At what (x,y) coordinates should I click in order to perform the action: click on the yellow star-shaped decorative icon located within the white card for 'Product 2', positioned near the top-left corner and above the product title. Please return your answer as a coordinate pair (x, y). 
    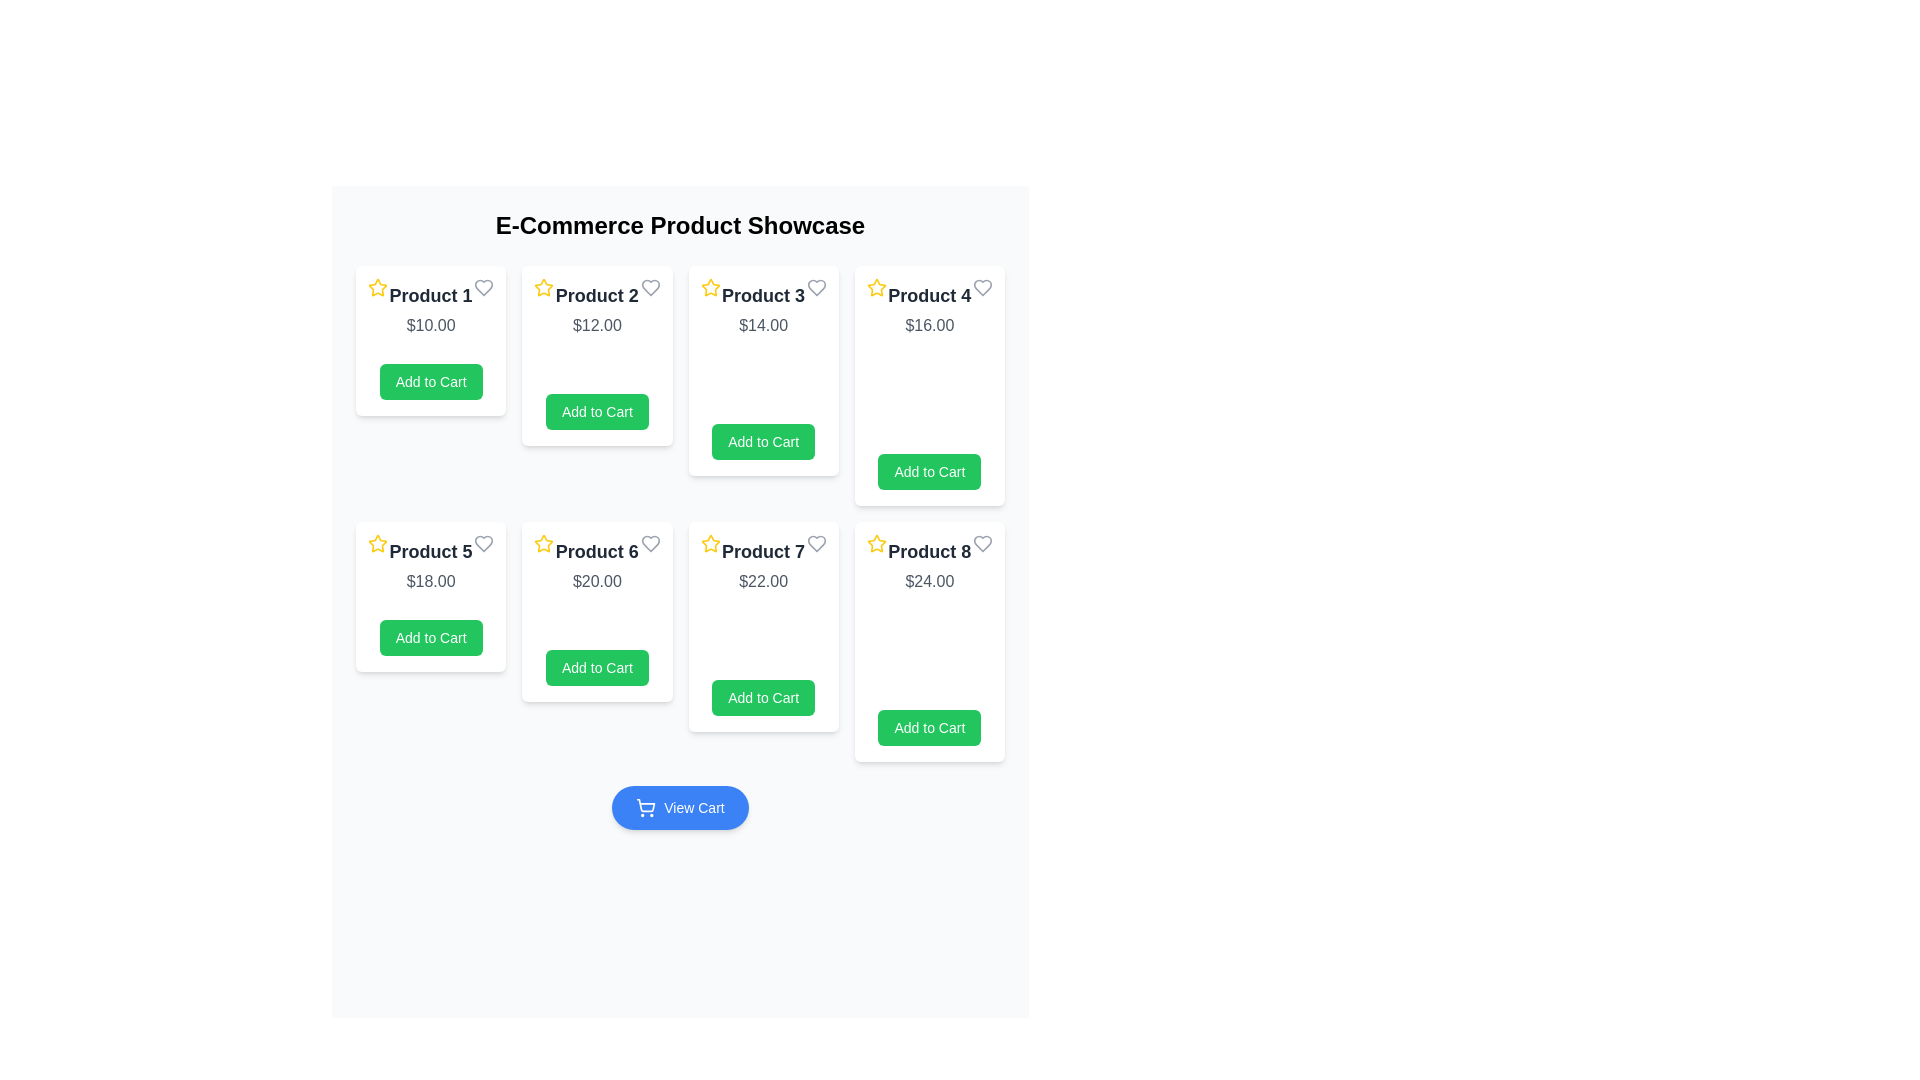
    Looking at the image, I should click on (544, 288).